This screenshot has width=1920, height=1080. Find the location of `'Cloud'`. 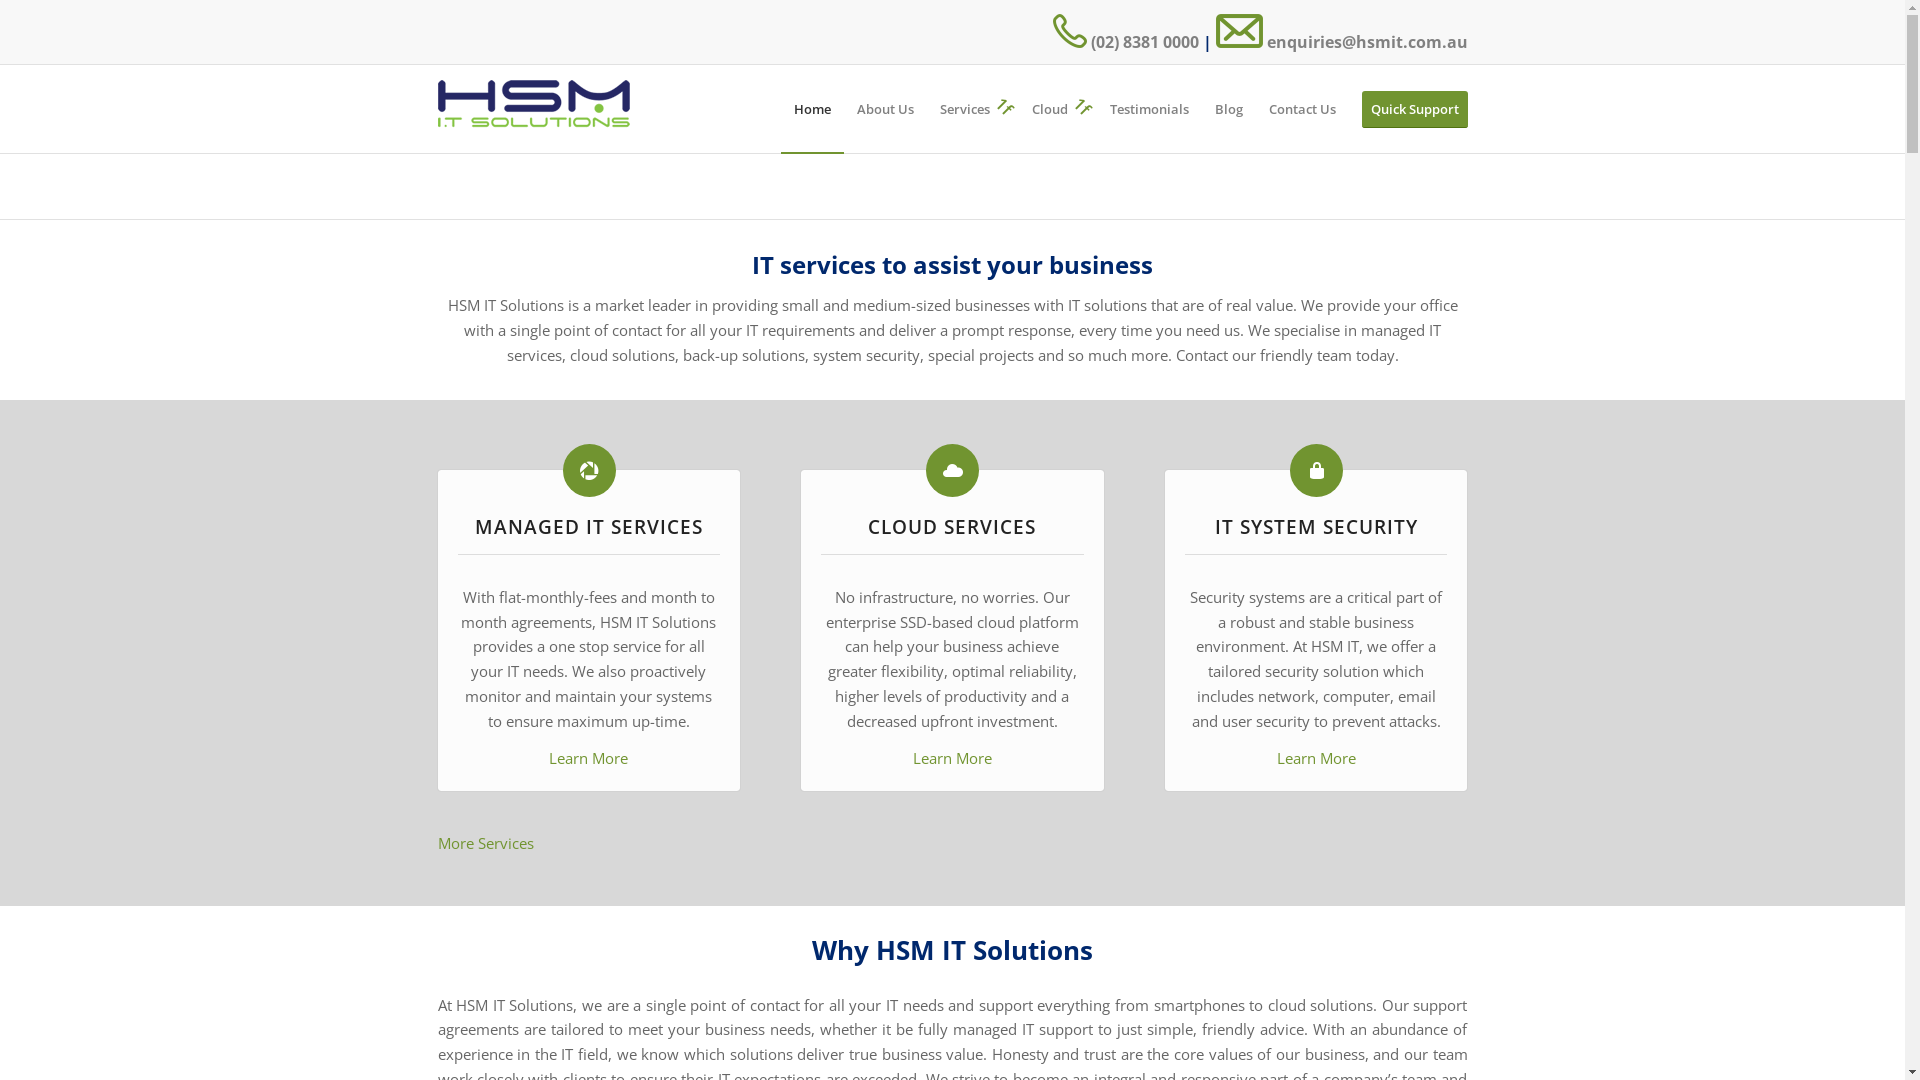

'Cloud' is located at coordinates (1018, 108).